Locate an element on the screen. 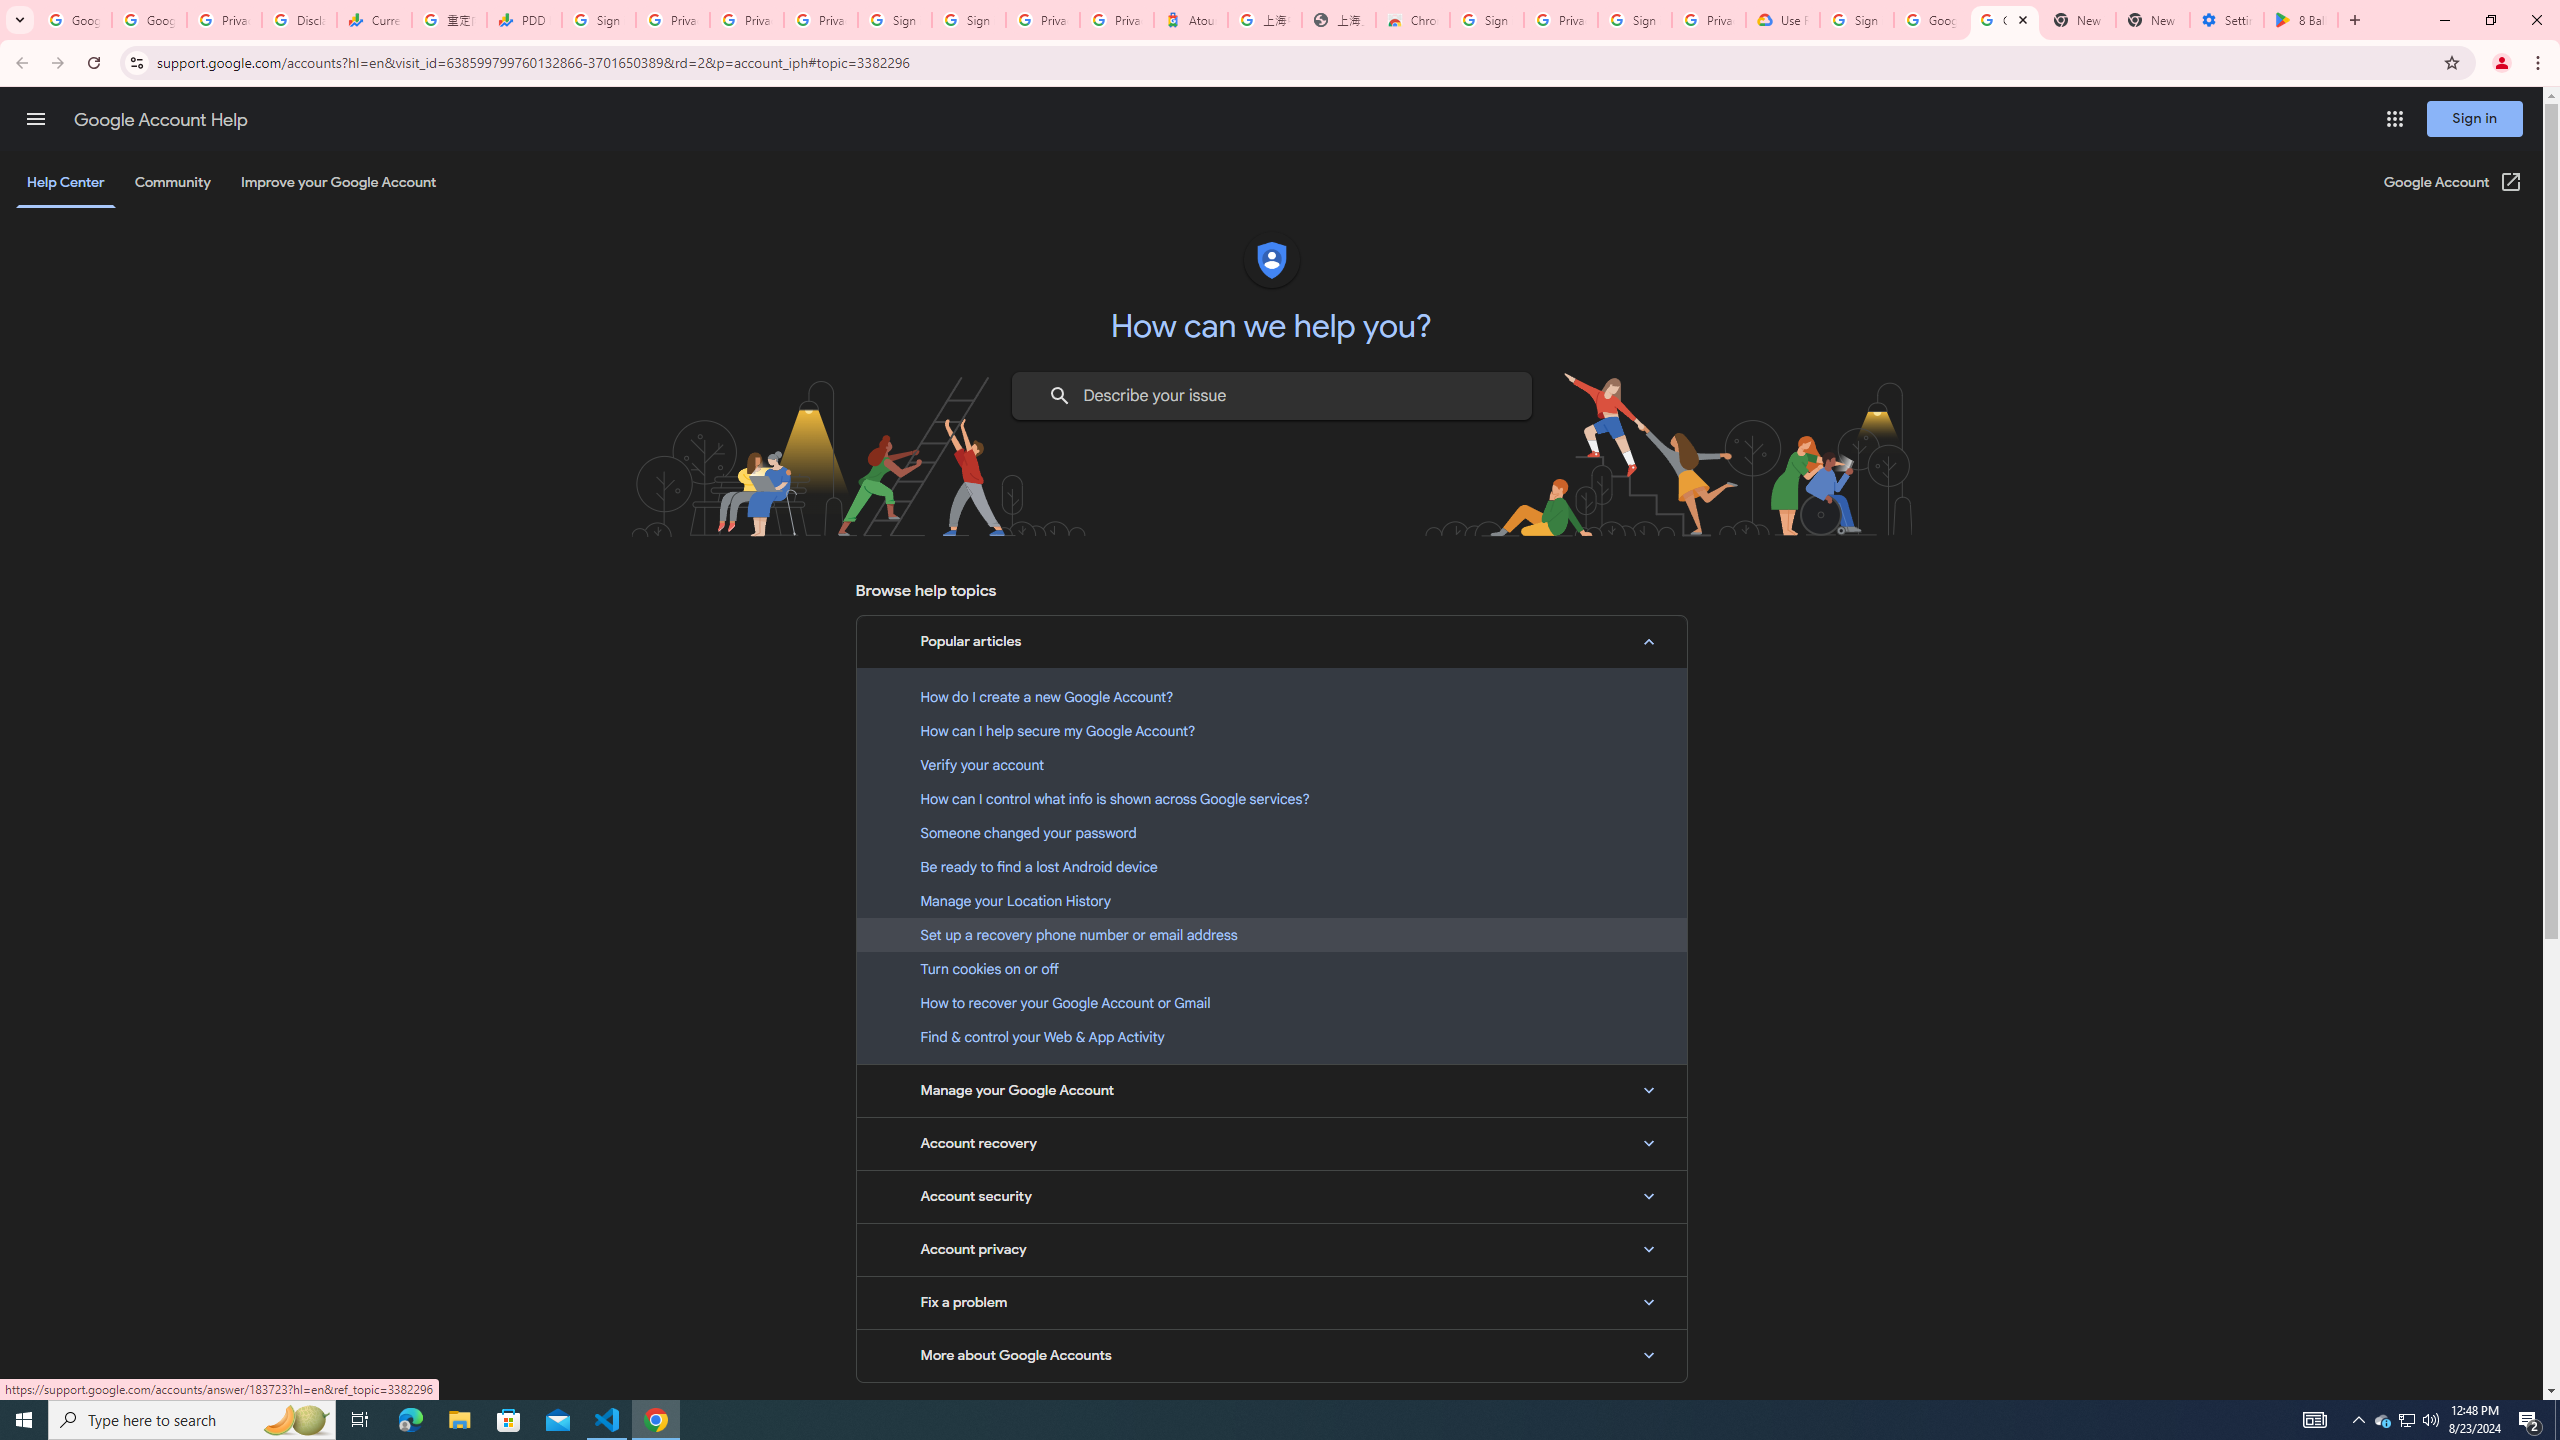  'Manage your Google Account' is located at coordinates (1271, 1091).